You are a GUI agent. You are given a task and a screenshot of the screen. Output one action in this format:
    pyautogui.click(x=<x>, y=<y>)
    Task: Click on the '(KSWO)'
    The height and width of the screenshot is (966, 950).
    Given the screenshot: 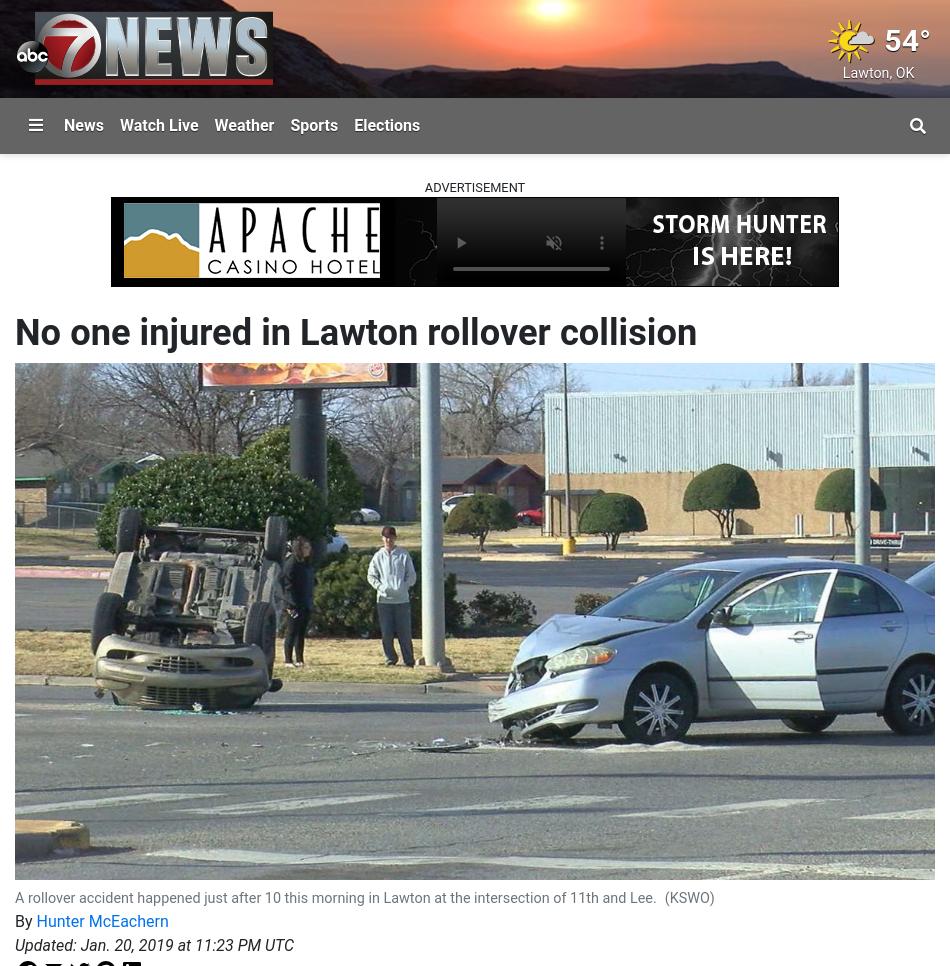 What is the action you would take?
    pyautogui.click(x=689, y=897)
    